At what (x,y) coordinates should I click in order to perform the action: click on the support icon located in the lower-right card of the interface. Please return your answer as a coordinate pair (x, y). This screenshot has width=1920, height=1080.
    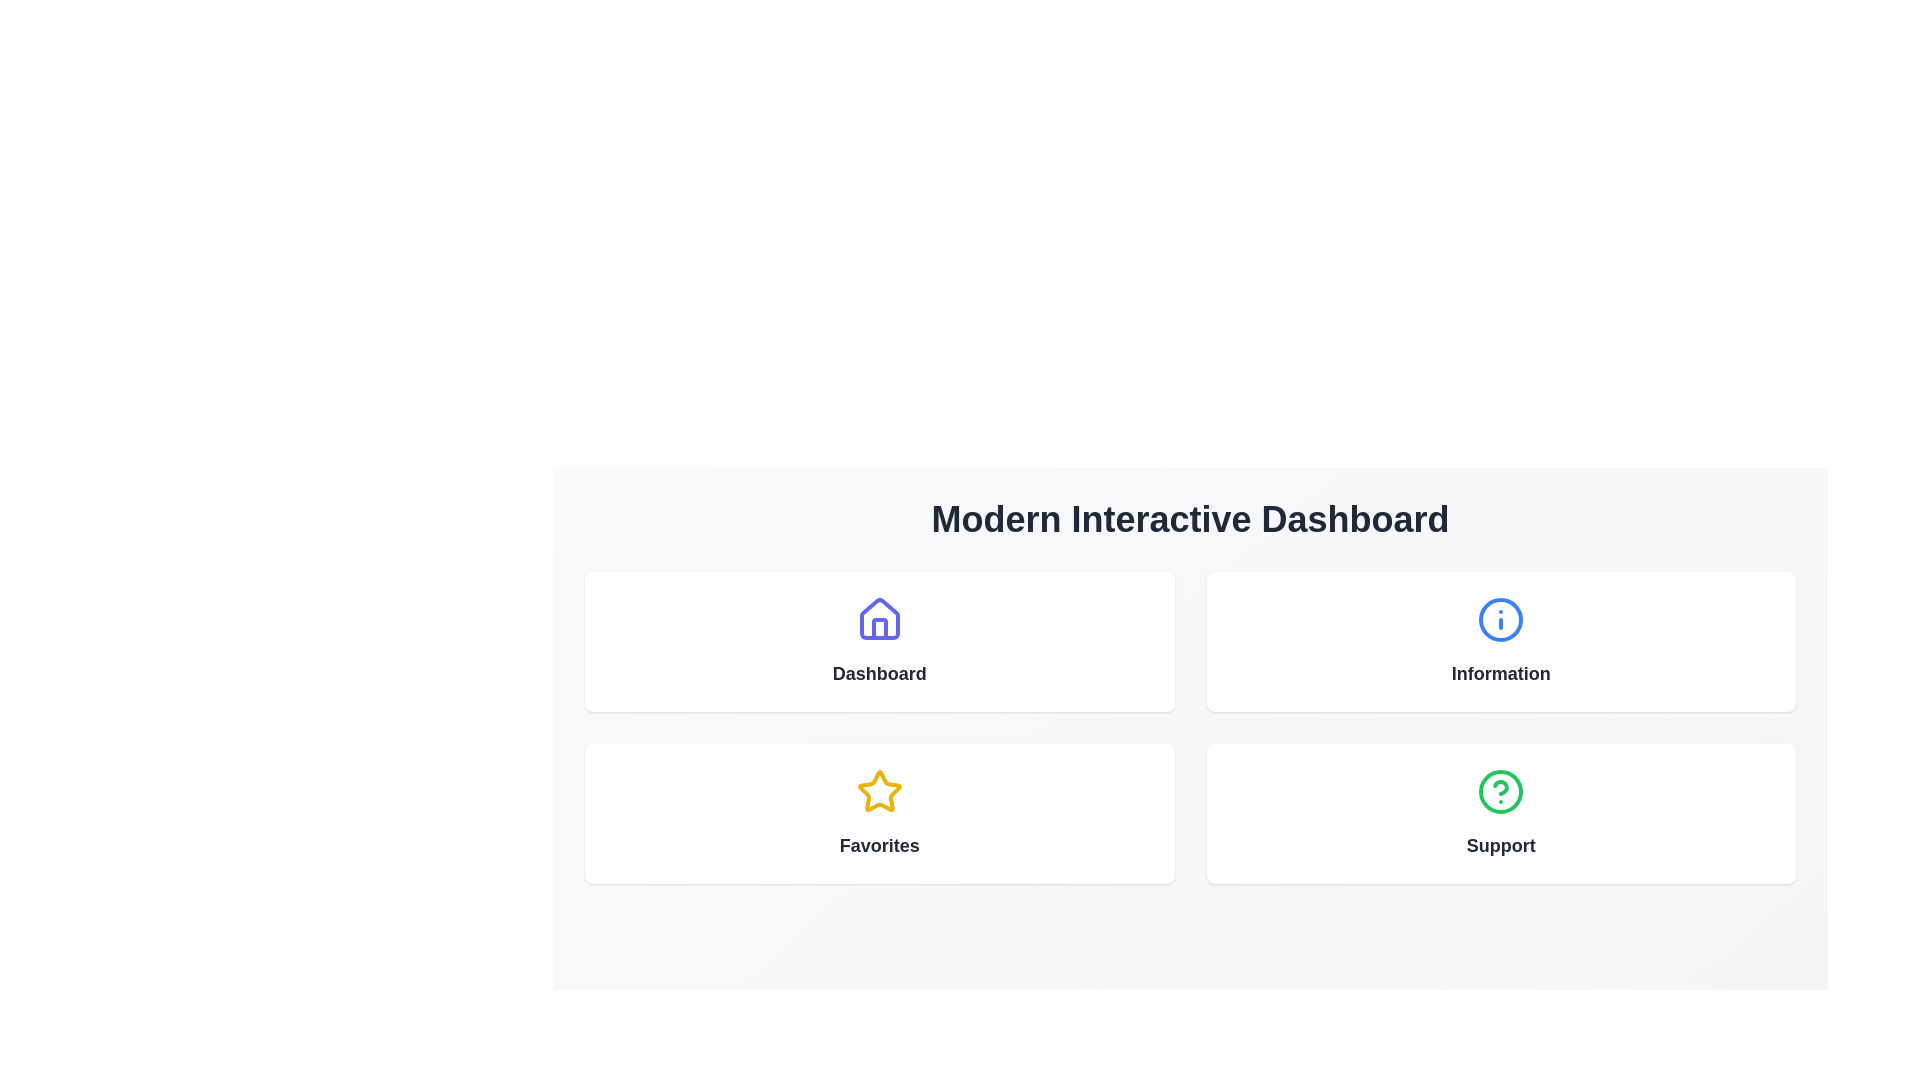
    Looking at the image, I should click on (1501, 790).